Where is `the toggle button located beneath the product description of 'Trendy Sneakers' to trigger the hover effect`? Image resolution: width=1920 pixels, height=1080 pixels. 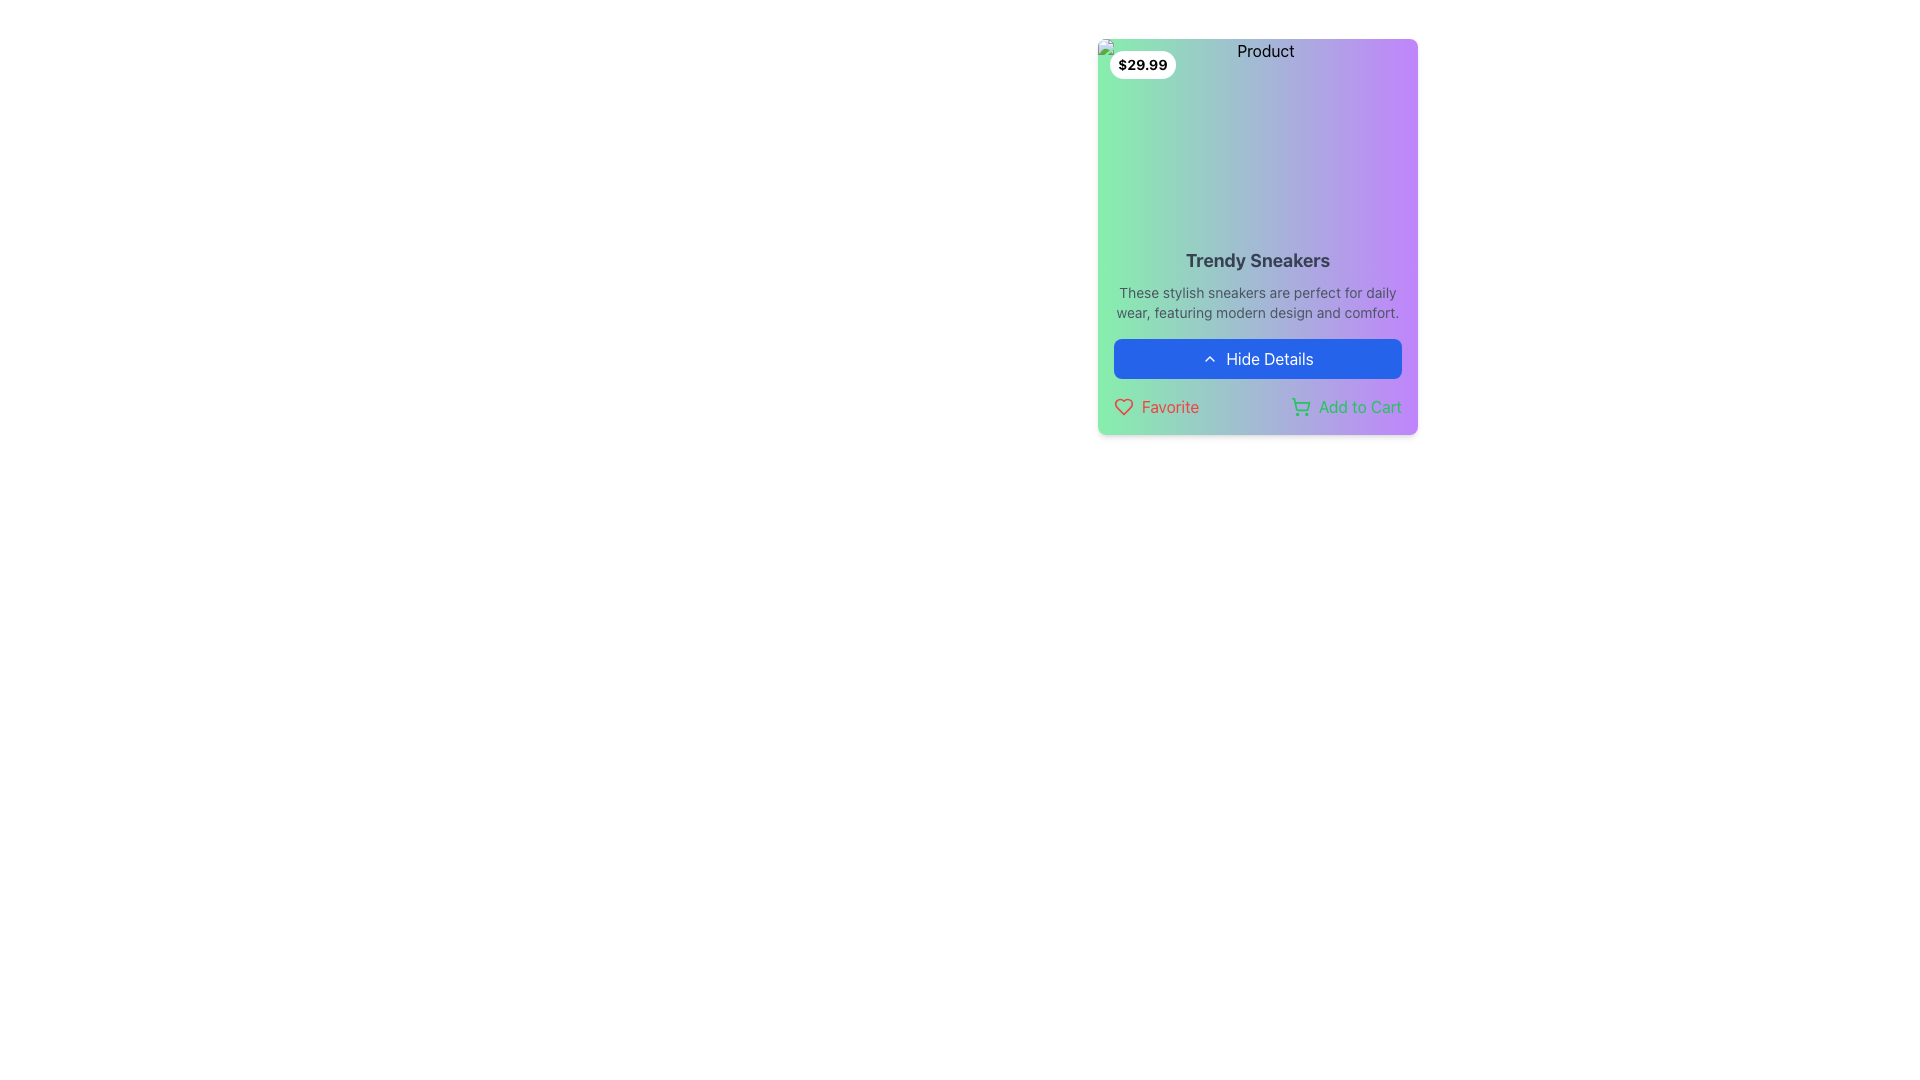
the toggle button located beneath the product description of 'Trendy Sneakers' to trigger the hover effect is located at coordinates (1256, 357).